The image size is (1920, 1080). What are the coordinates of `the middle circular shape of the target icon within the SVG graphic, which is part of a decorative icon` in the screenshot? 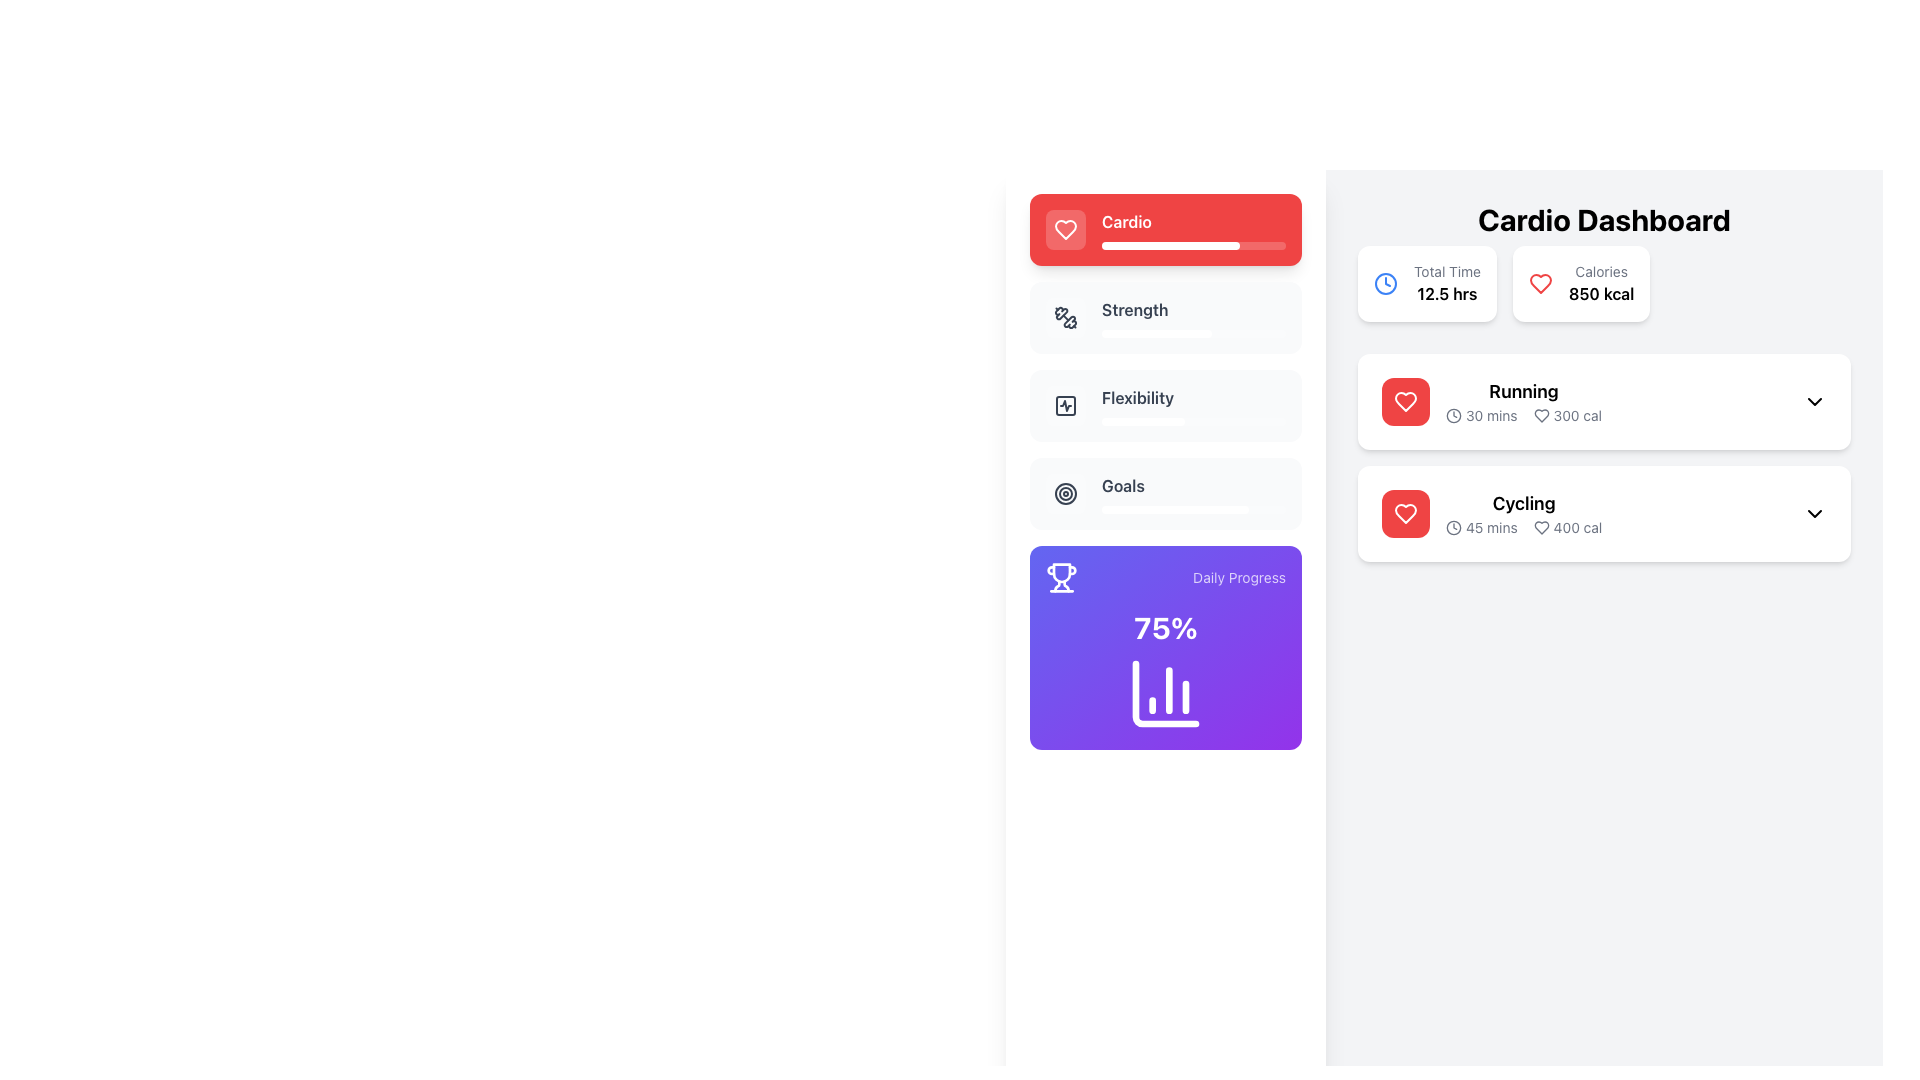 It's located at (1064, 493).